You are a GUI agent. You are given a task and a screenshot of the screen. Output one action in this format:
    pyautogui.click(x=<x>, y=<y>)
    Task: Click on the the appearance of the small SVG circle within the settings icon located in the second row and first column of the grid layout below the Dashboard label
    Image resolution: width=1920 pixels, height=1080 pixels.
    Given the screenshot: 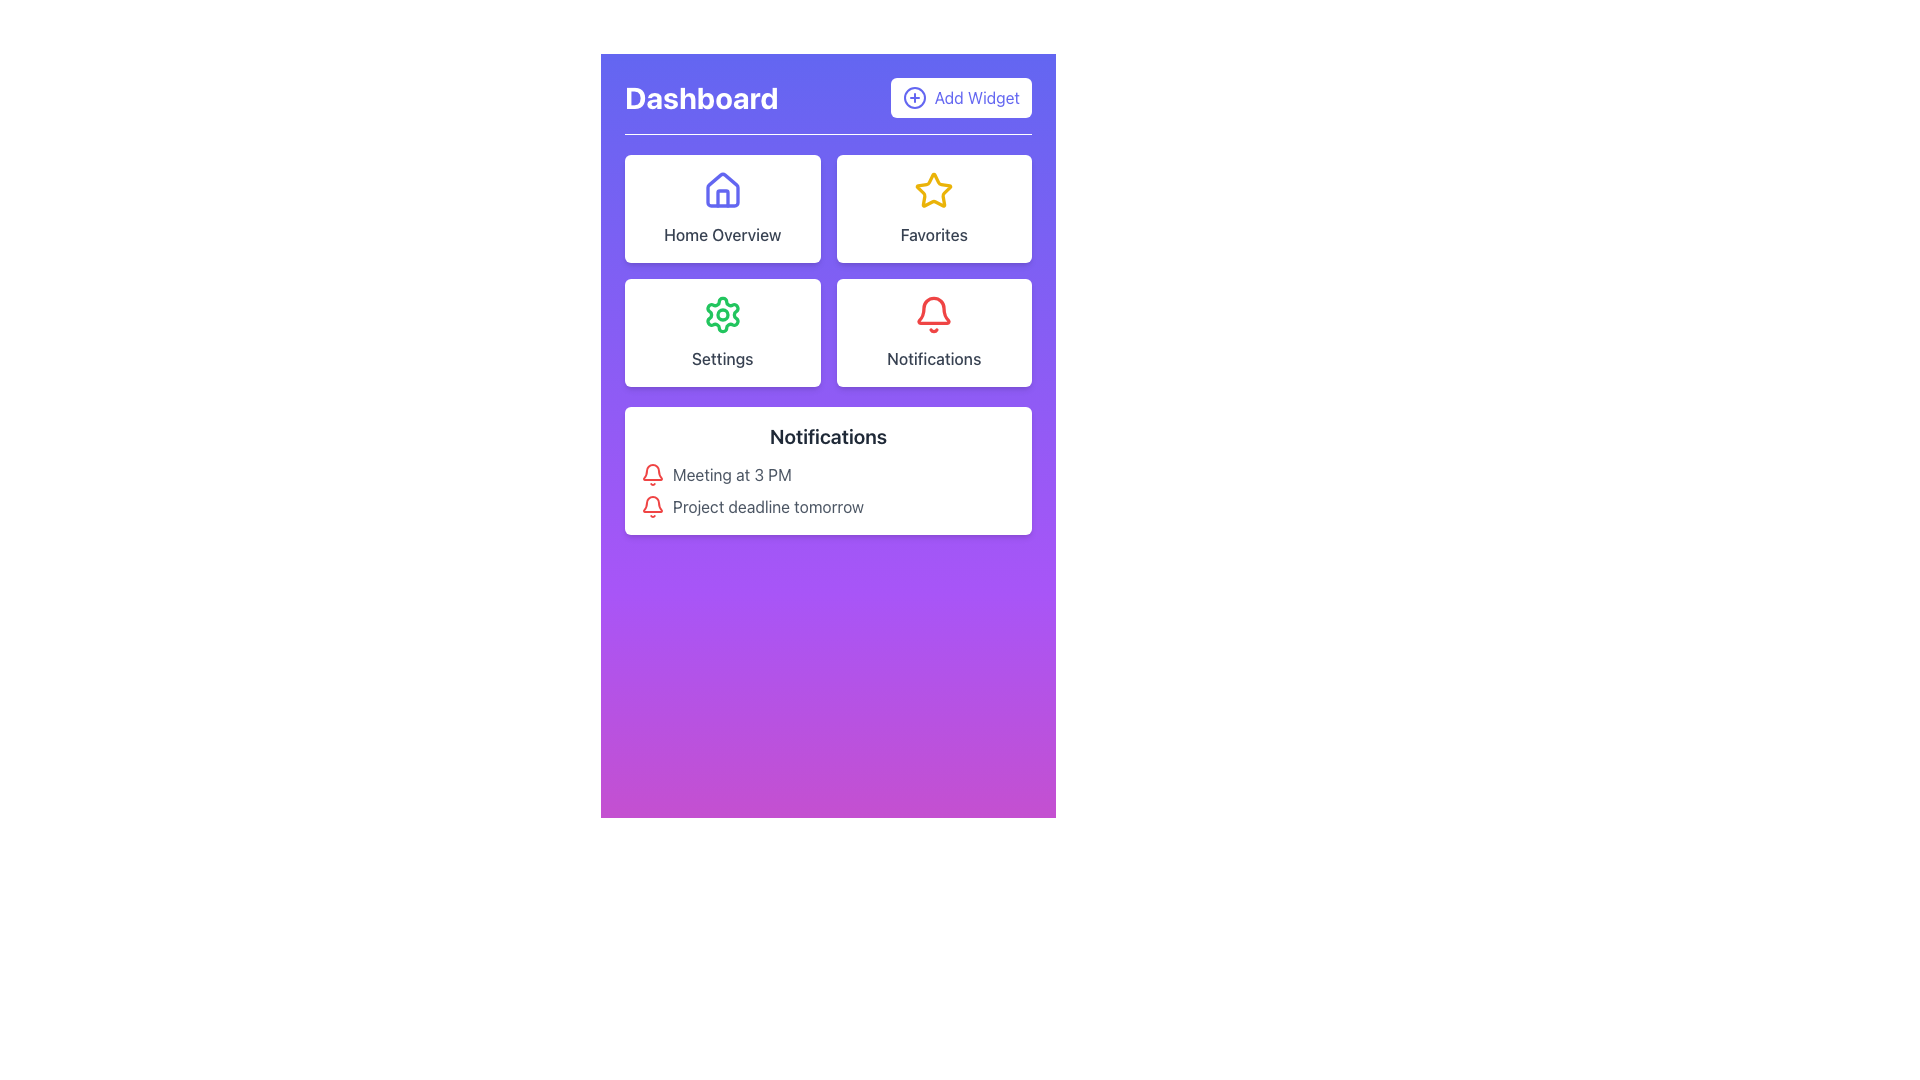 What is the action you would take?
    pyautogui.click(x=721, y=315)
    